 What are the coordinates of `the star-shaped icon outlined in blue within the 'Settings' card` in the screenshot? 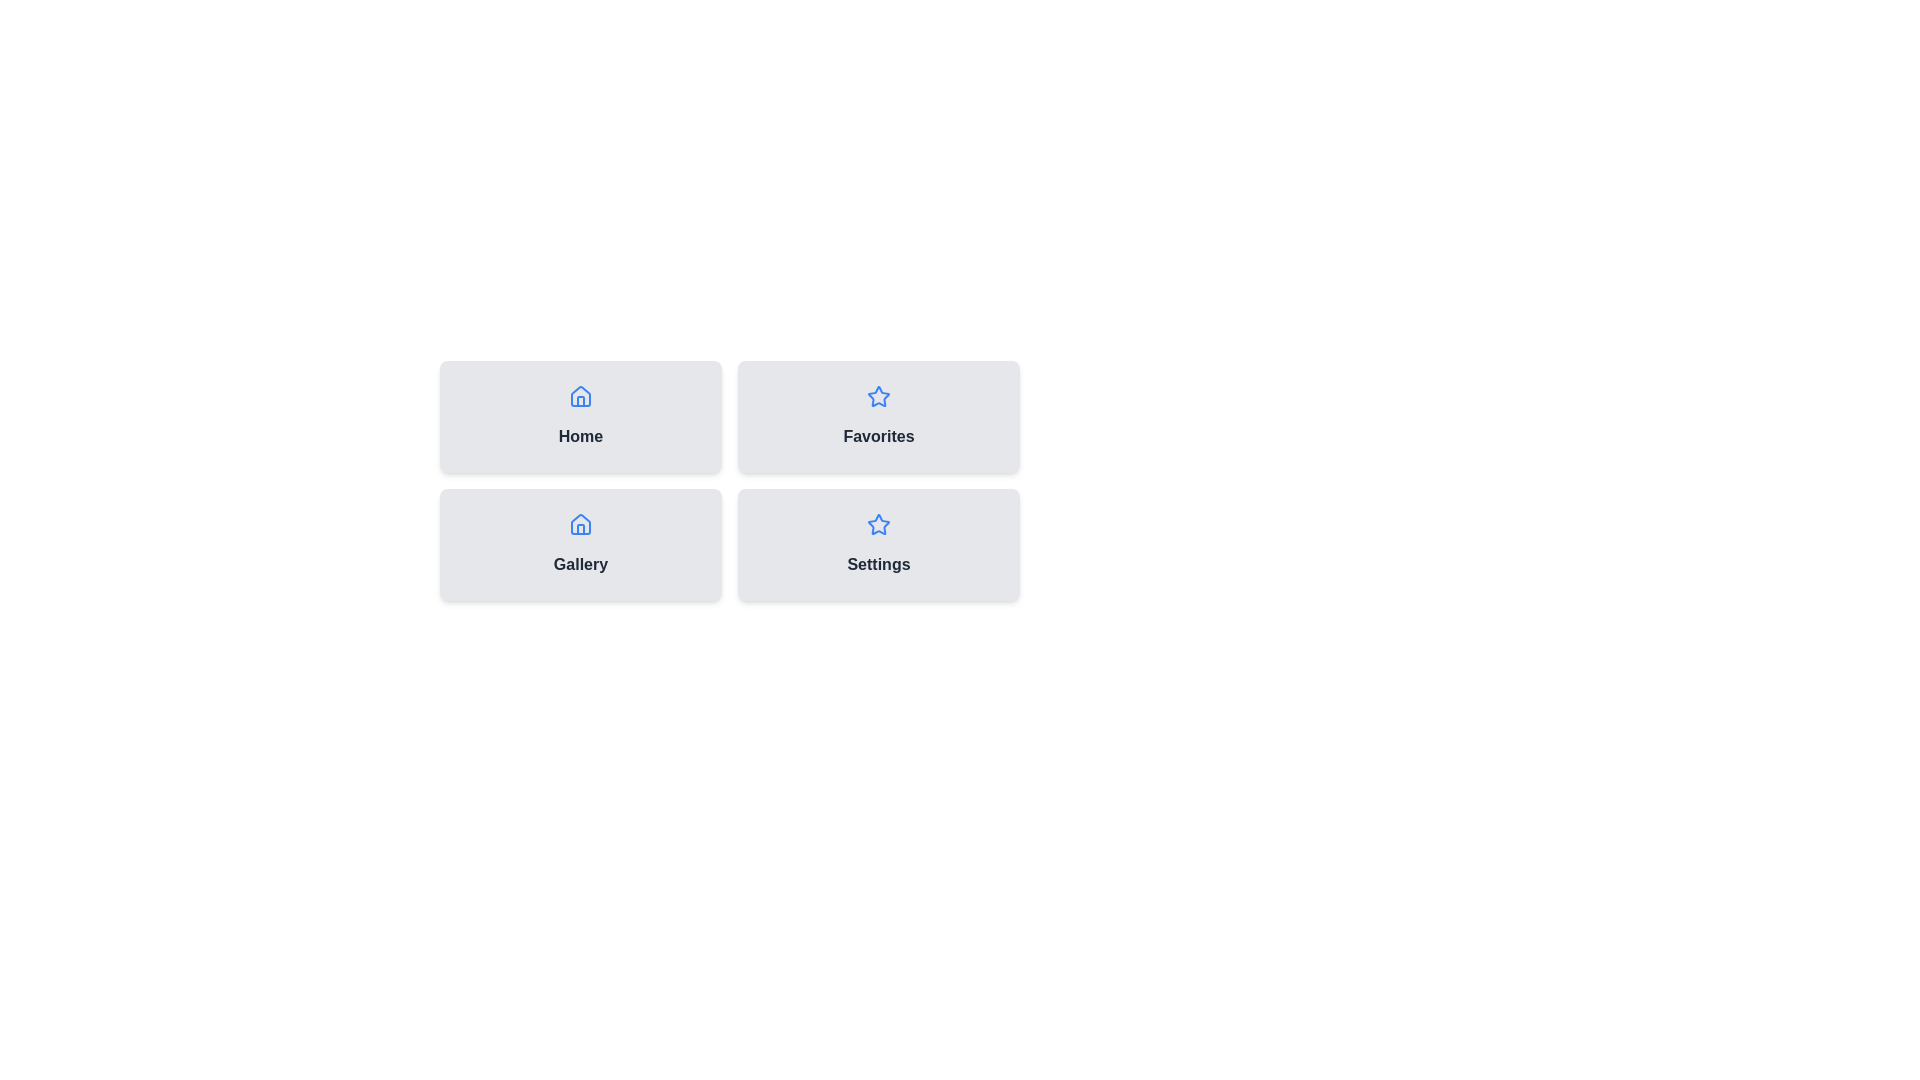 It's located at (878, 396).